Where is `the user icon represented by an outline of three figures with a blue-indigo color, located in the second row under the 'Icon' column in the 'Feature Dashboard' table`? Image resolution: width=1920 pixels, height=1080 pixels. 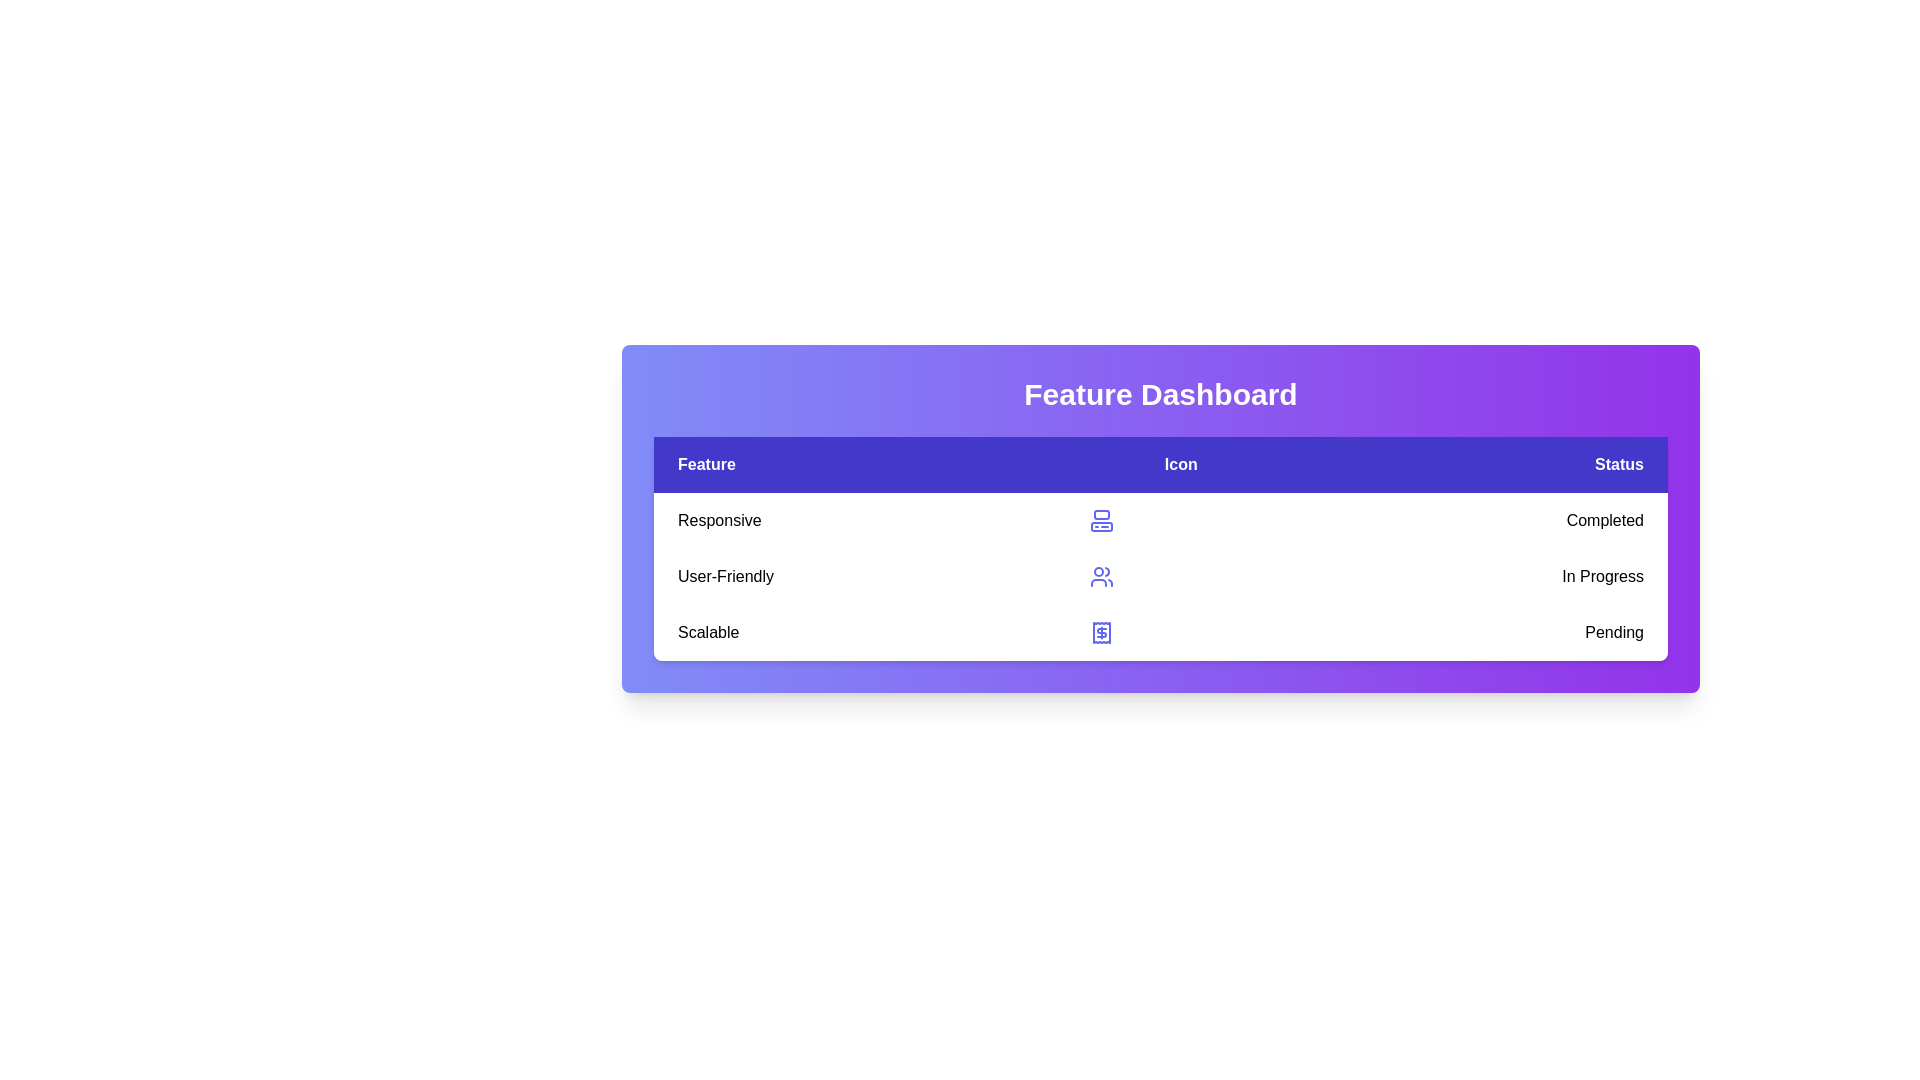
the user icon represented by an outline of three figures with a blue-indigo color, located in the second row under the 'Icon' column in the 'Feature Dashboard' table is located at coordinates (1100, 577).